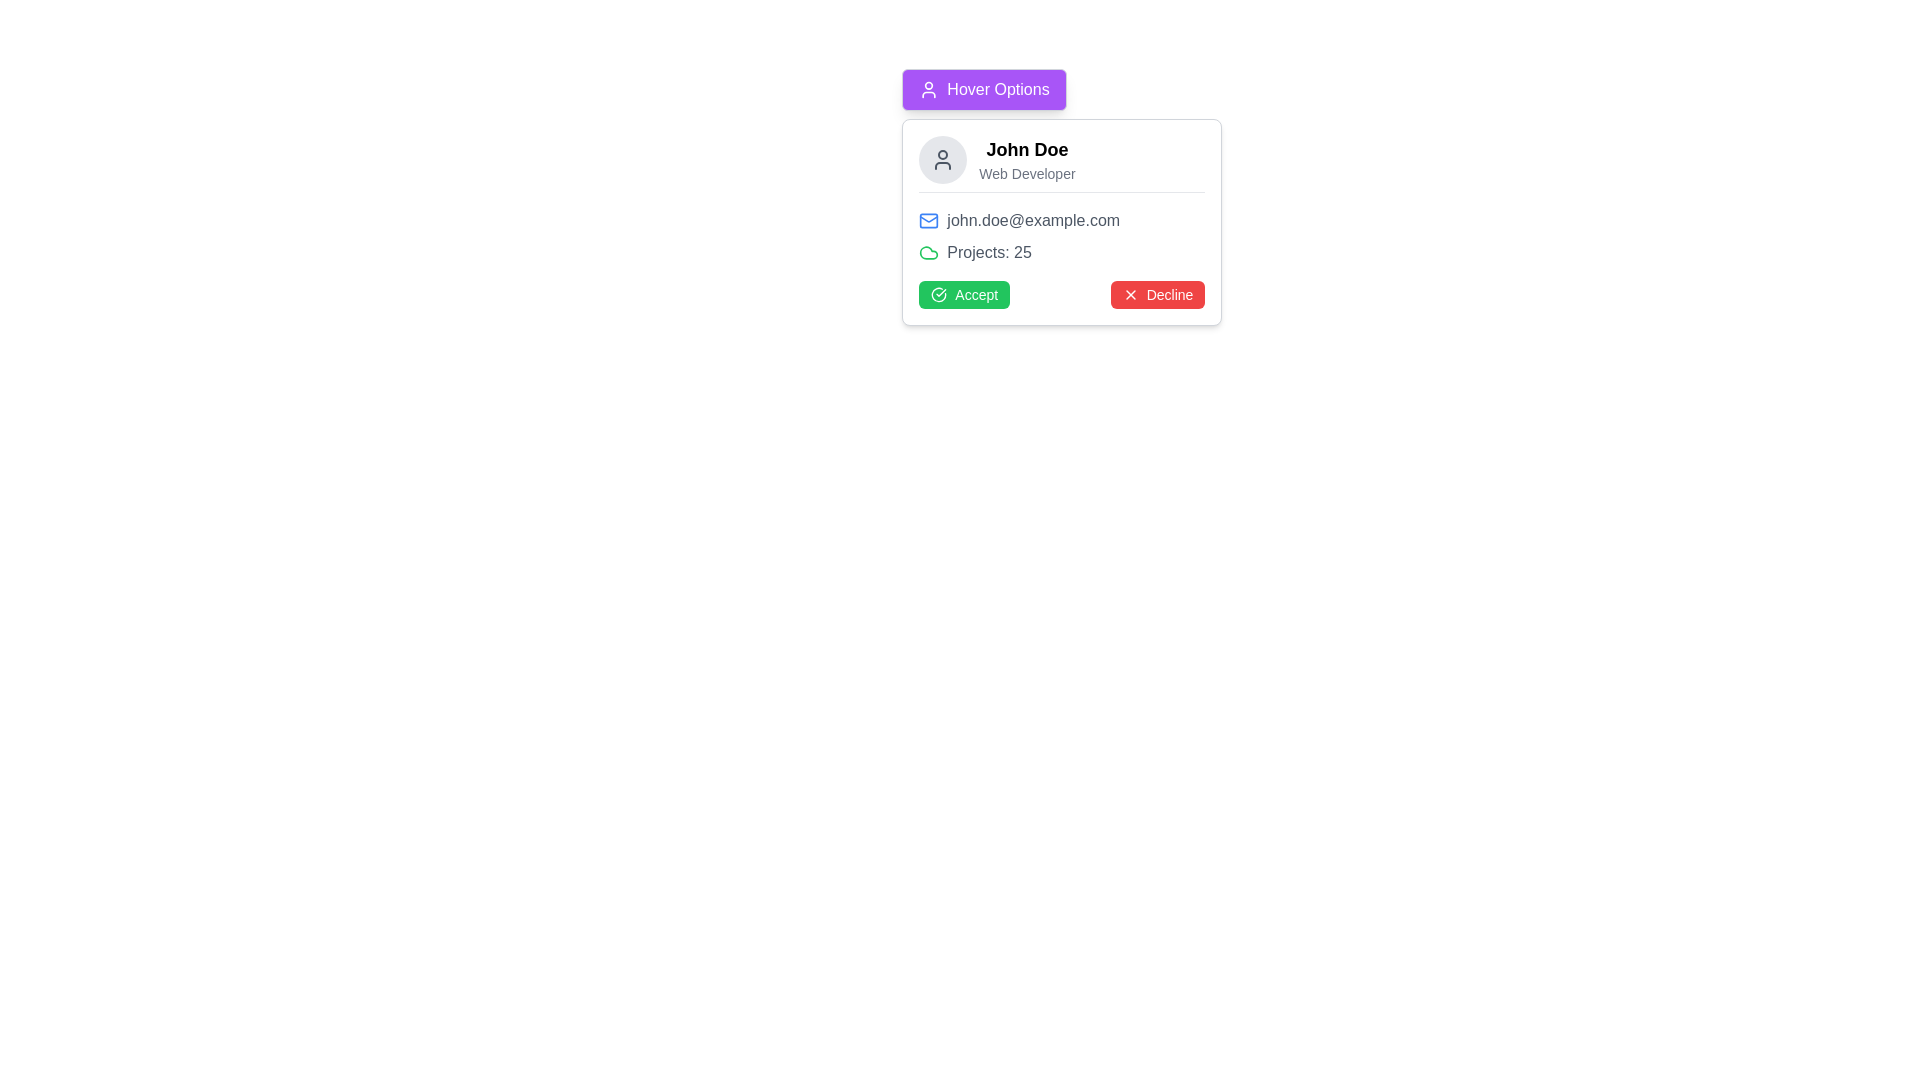 The image size is (1920, 1080). Describe the element at coordinates (938, 294) in the screenshot. I see `the design of the circular checkmark icon located to the right of the 'Accept' button text label, which has a green background and serves as an action marker` at that location.